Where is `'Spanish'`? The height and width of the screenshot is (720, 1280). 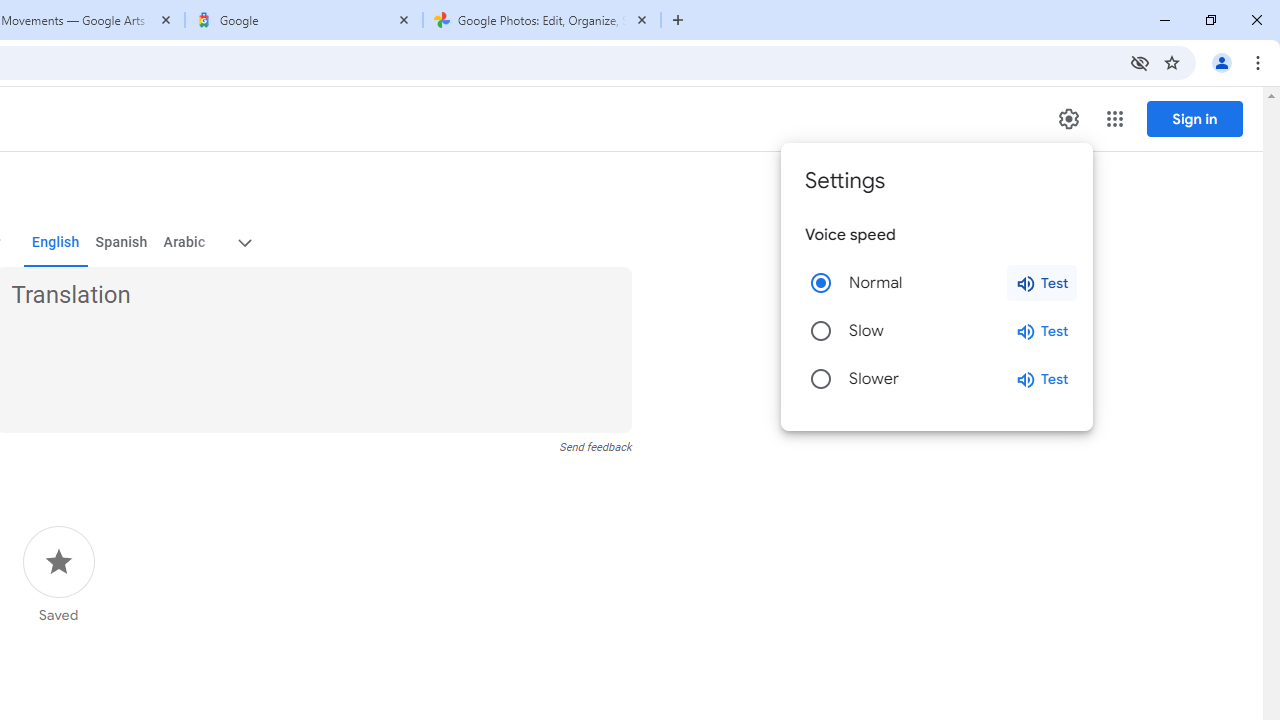
'Spanish' is located at coordinates (120, 242).